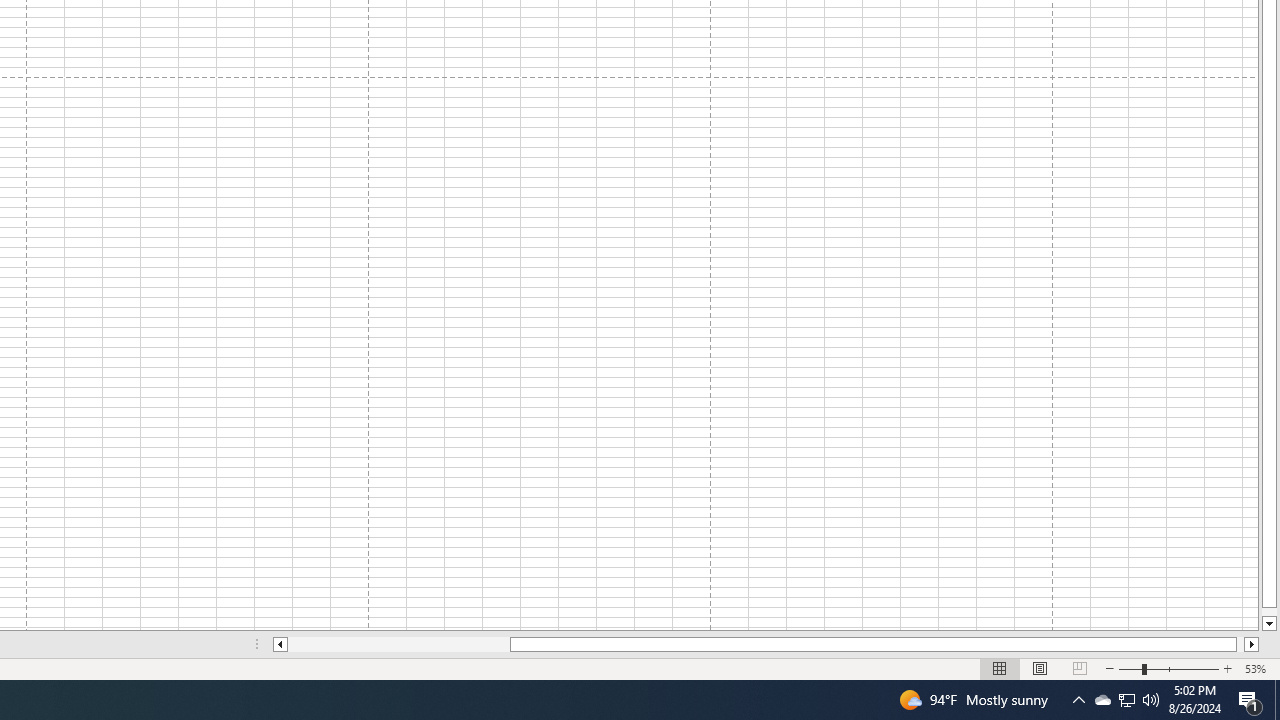 The image size is (1280, 720). I want to click on 'Page right', so click(1239, 644).